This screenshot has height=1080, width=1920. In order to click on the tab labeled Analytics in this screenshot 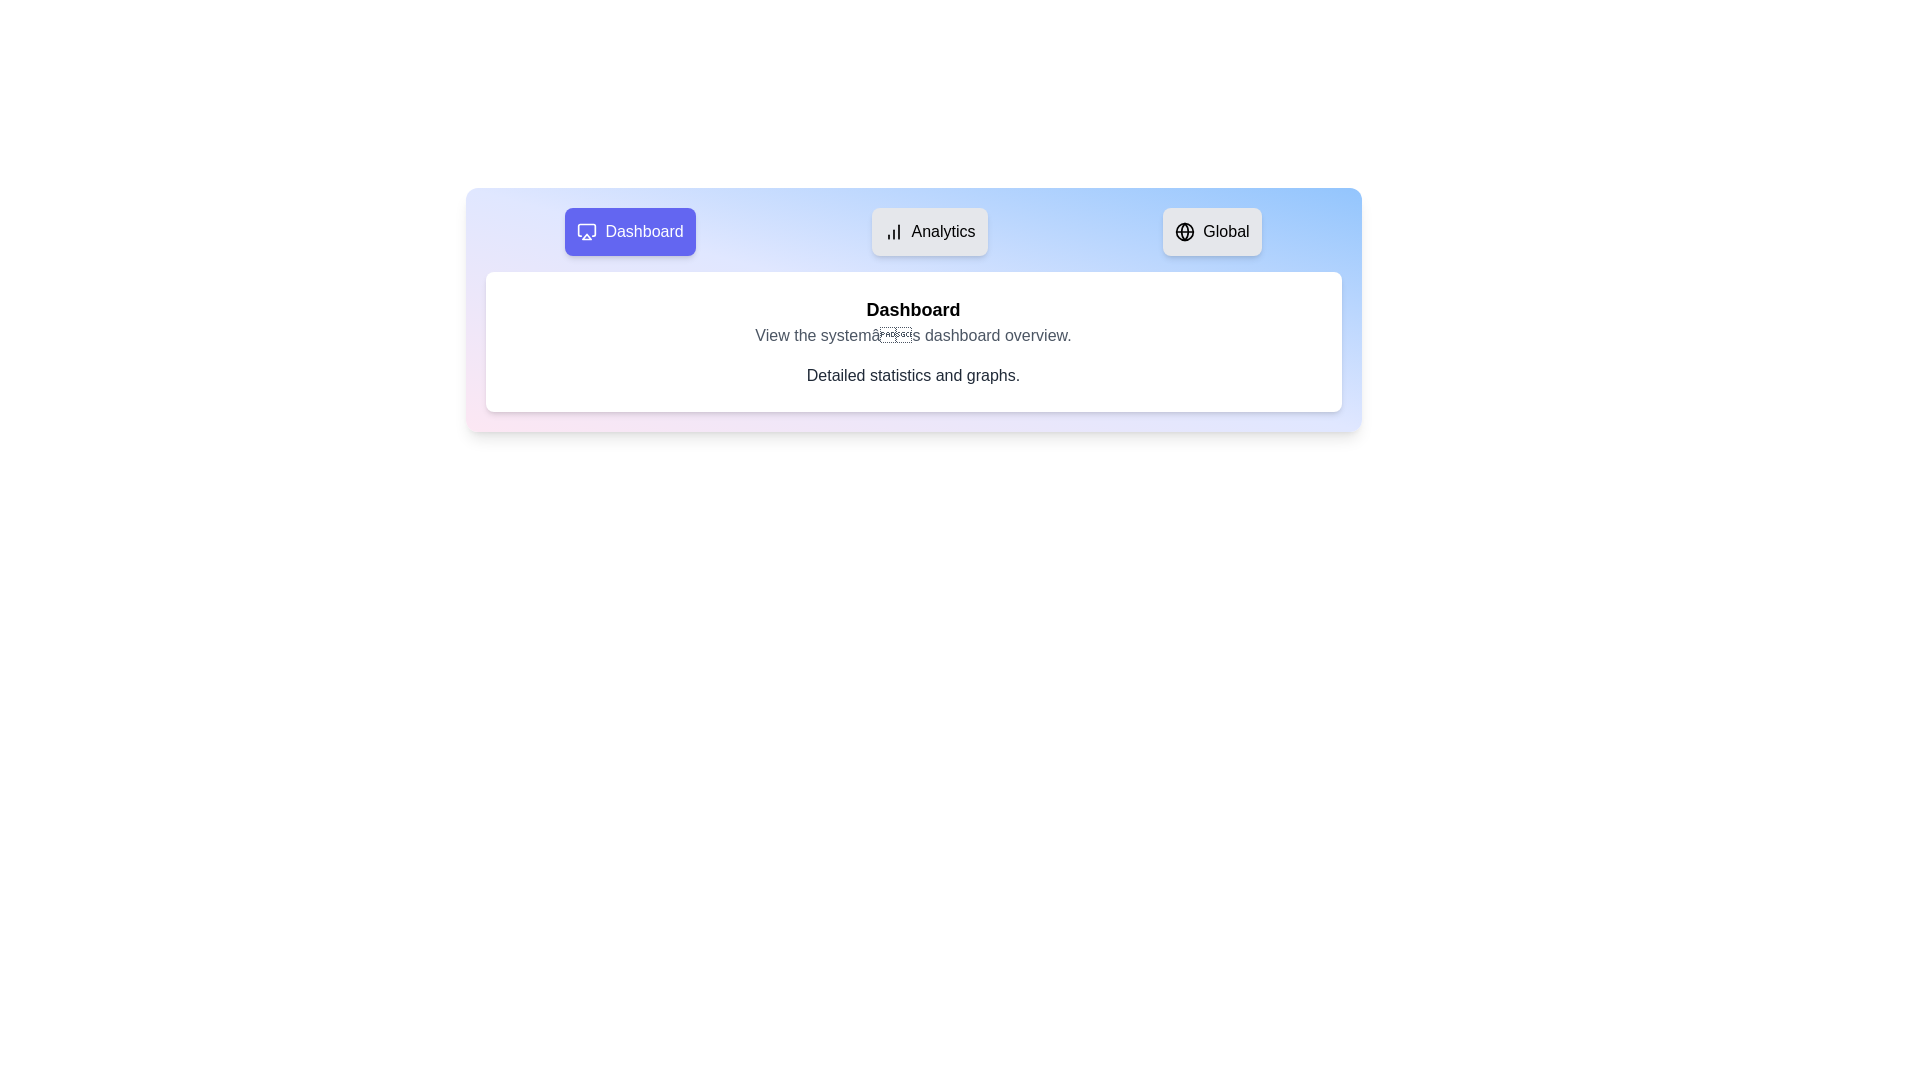, I will do `click(928, 230)`.